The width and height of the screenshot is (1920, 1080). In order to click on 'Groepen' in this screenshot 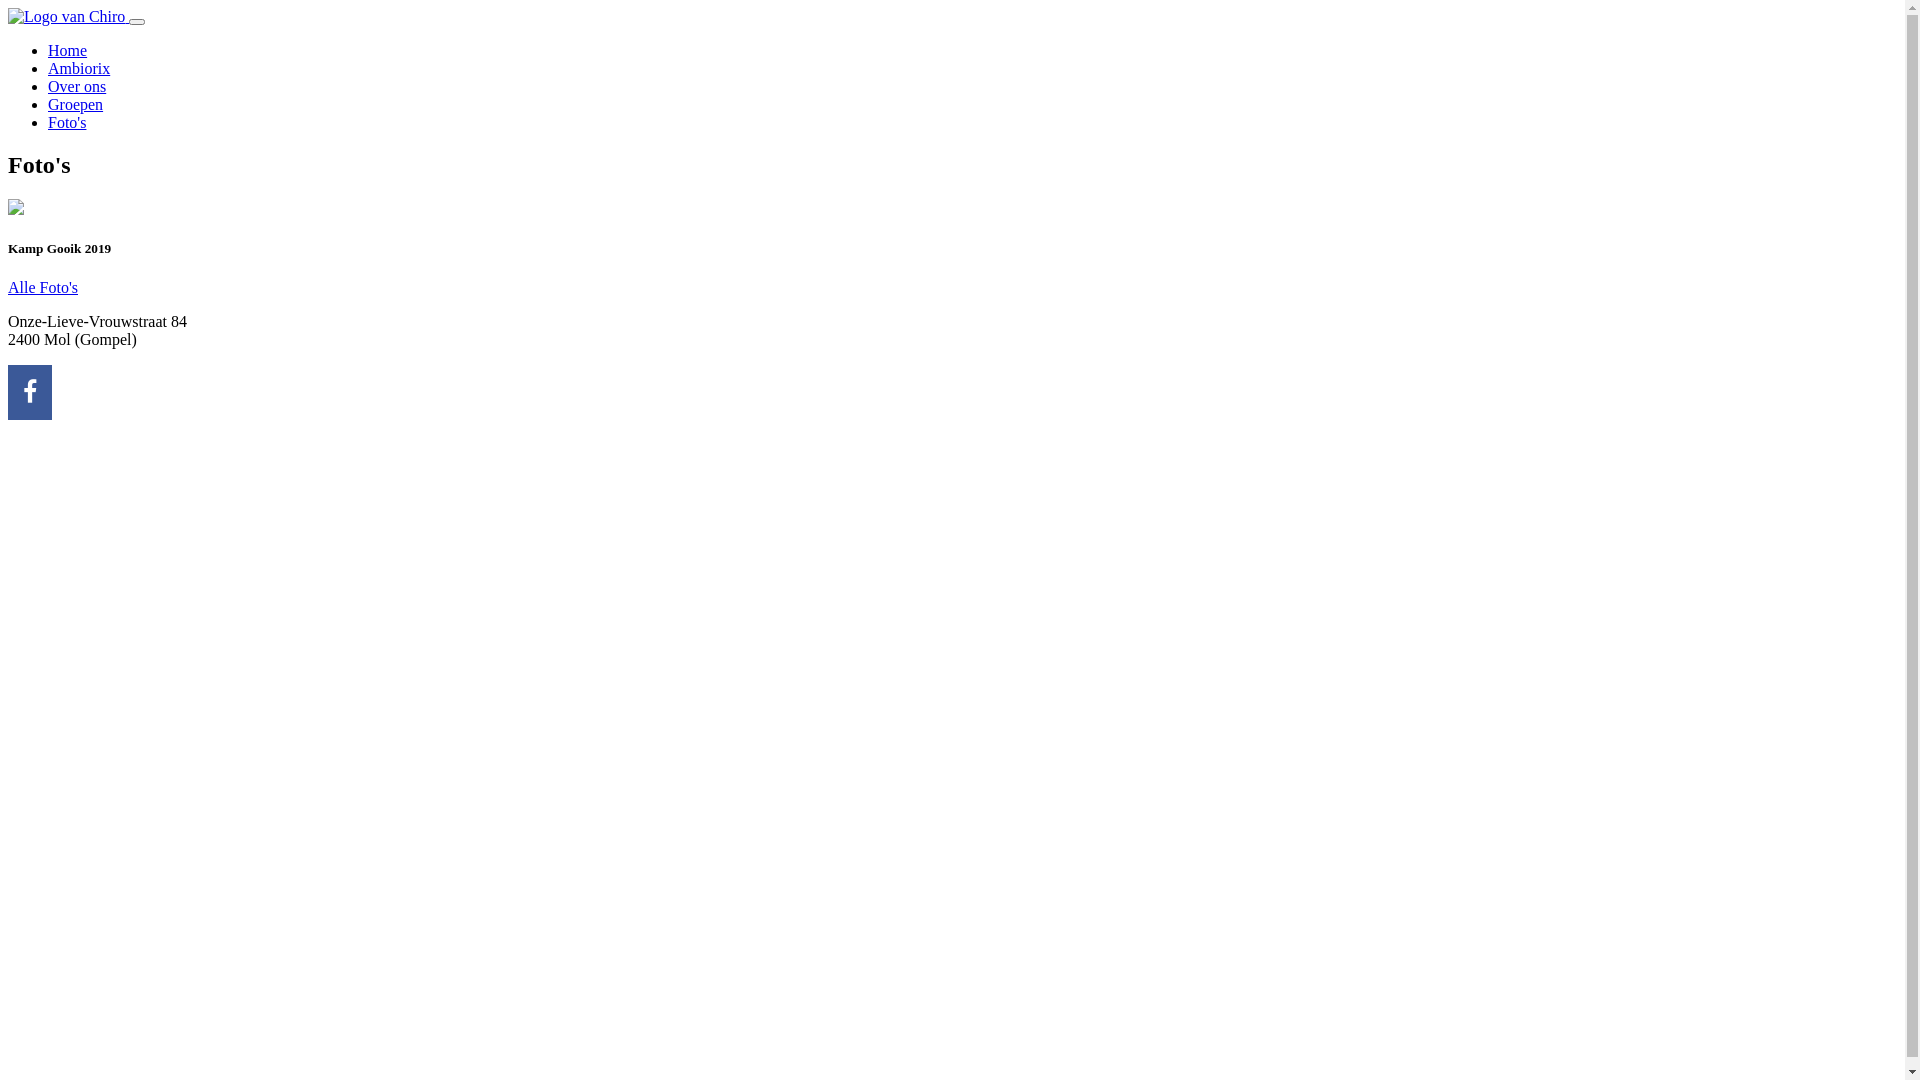, I will do `click(48, 104)`.